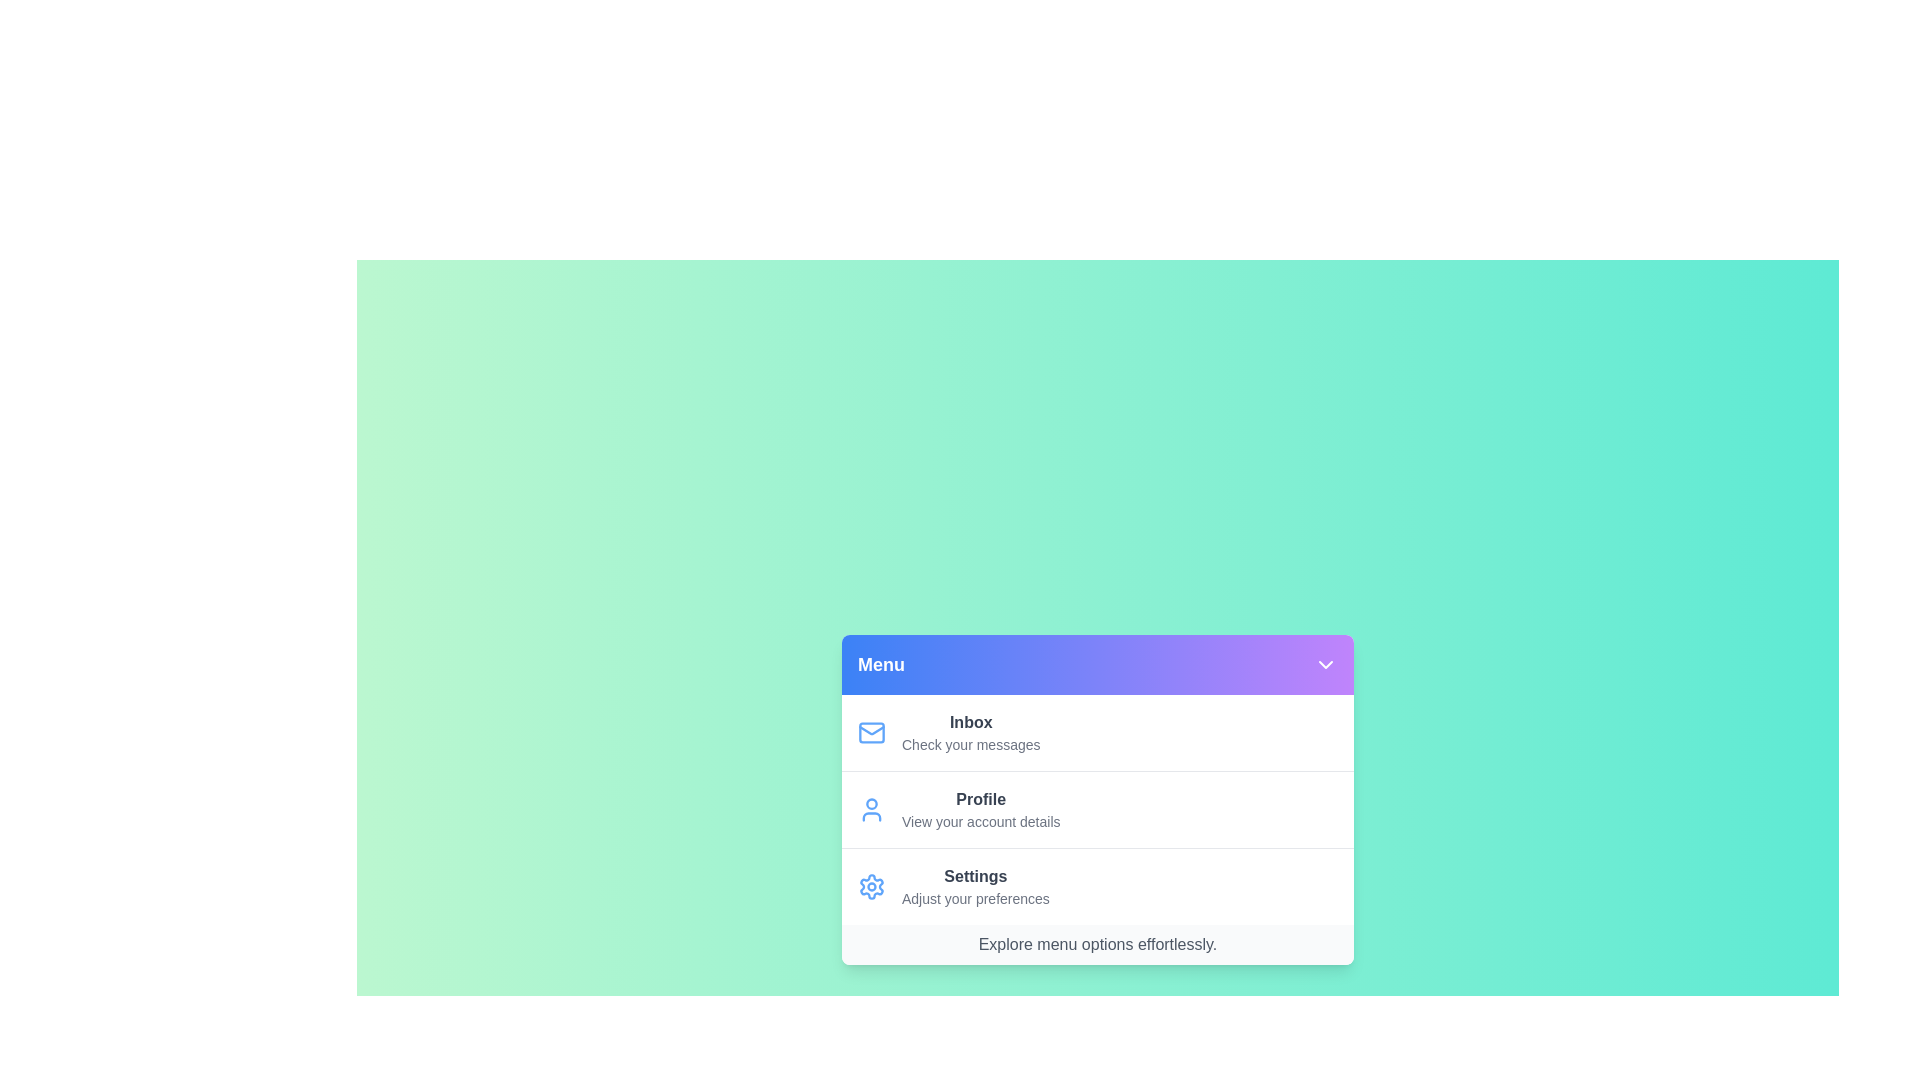 This screenshot has height=1080, width=1920. What do you see at coordinates (1097, 808) in the screenshot?
I see `the menu item Profile from the menu` at bounding box center [1097, 808].